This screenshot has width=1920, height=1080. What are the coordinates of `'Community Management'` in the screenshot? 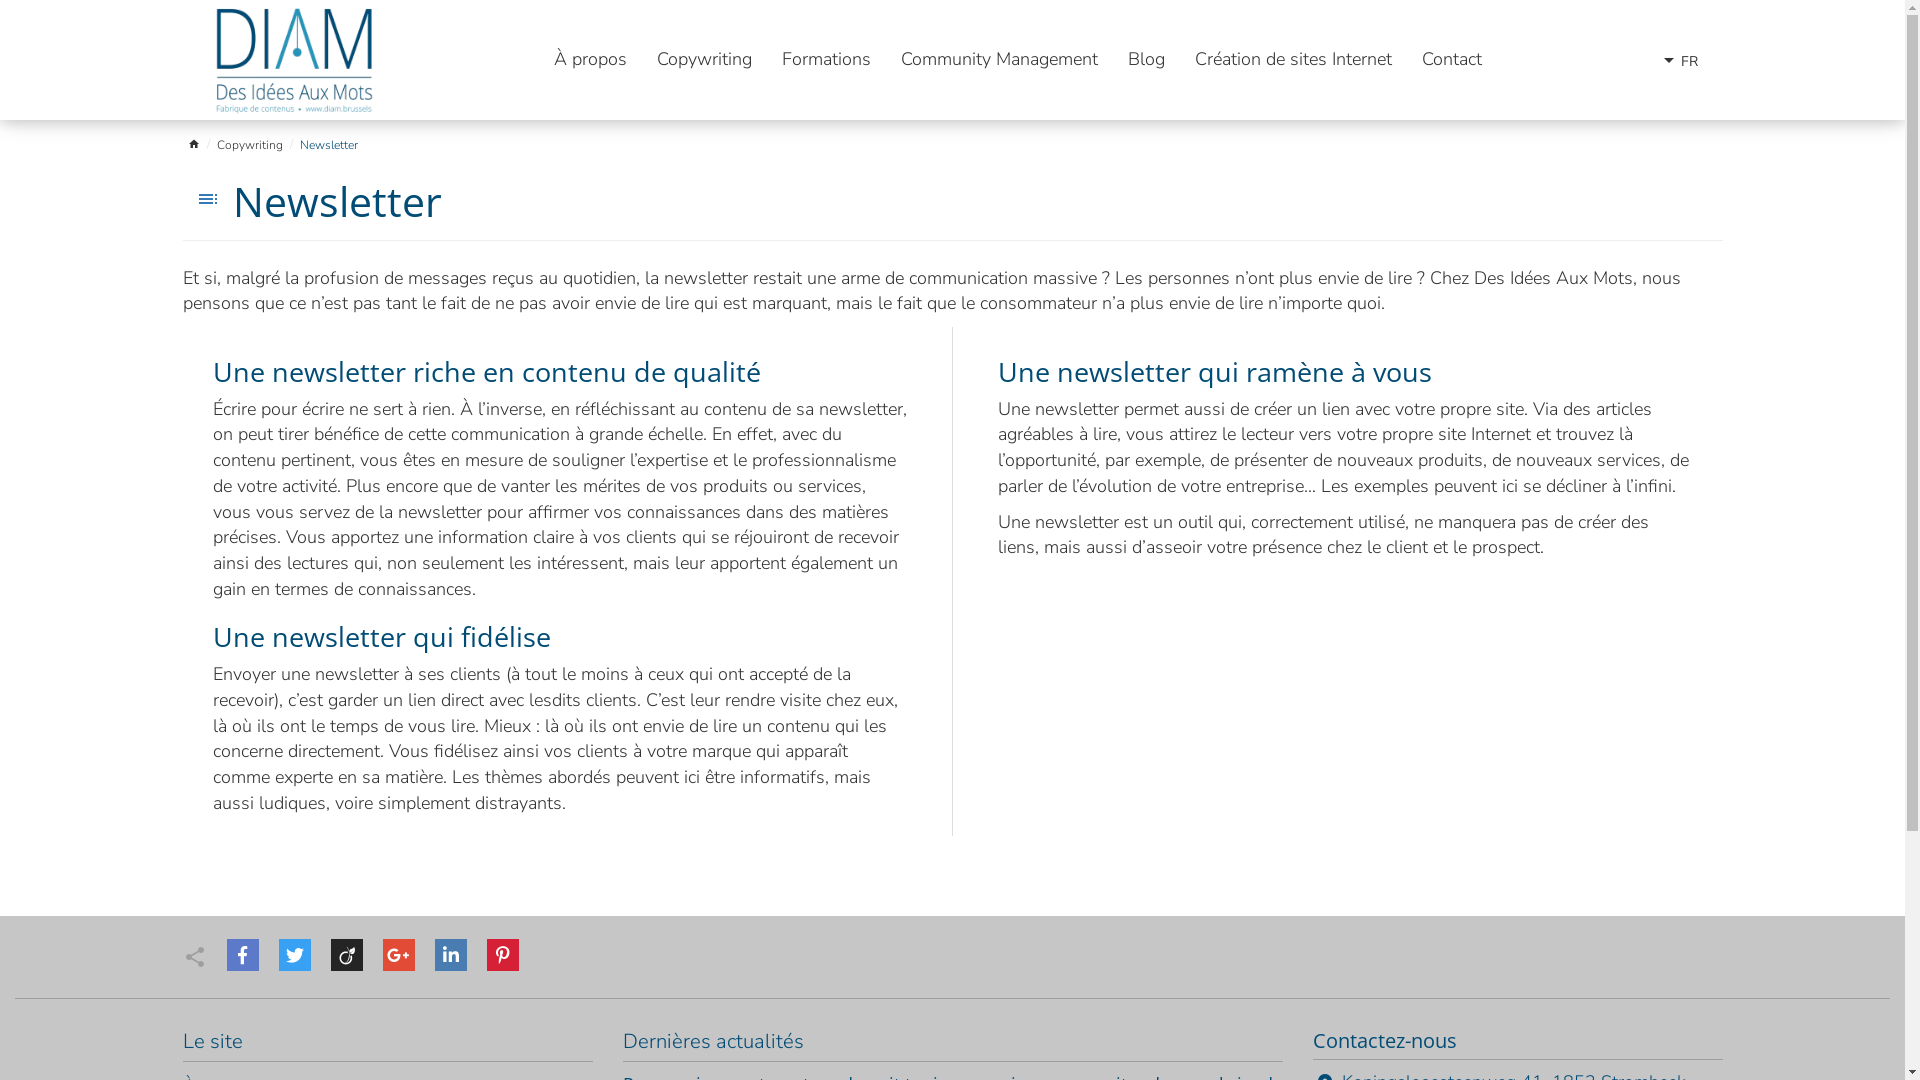 It's located at (999, 59).